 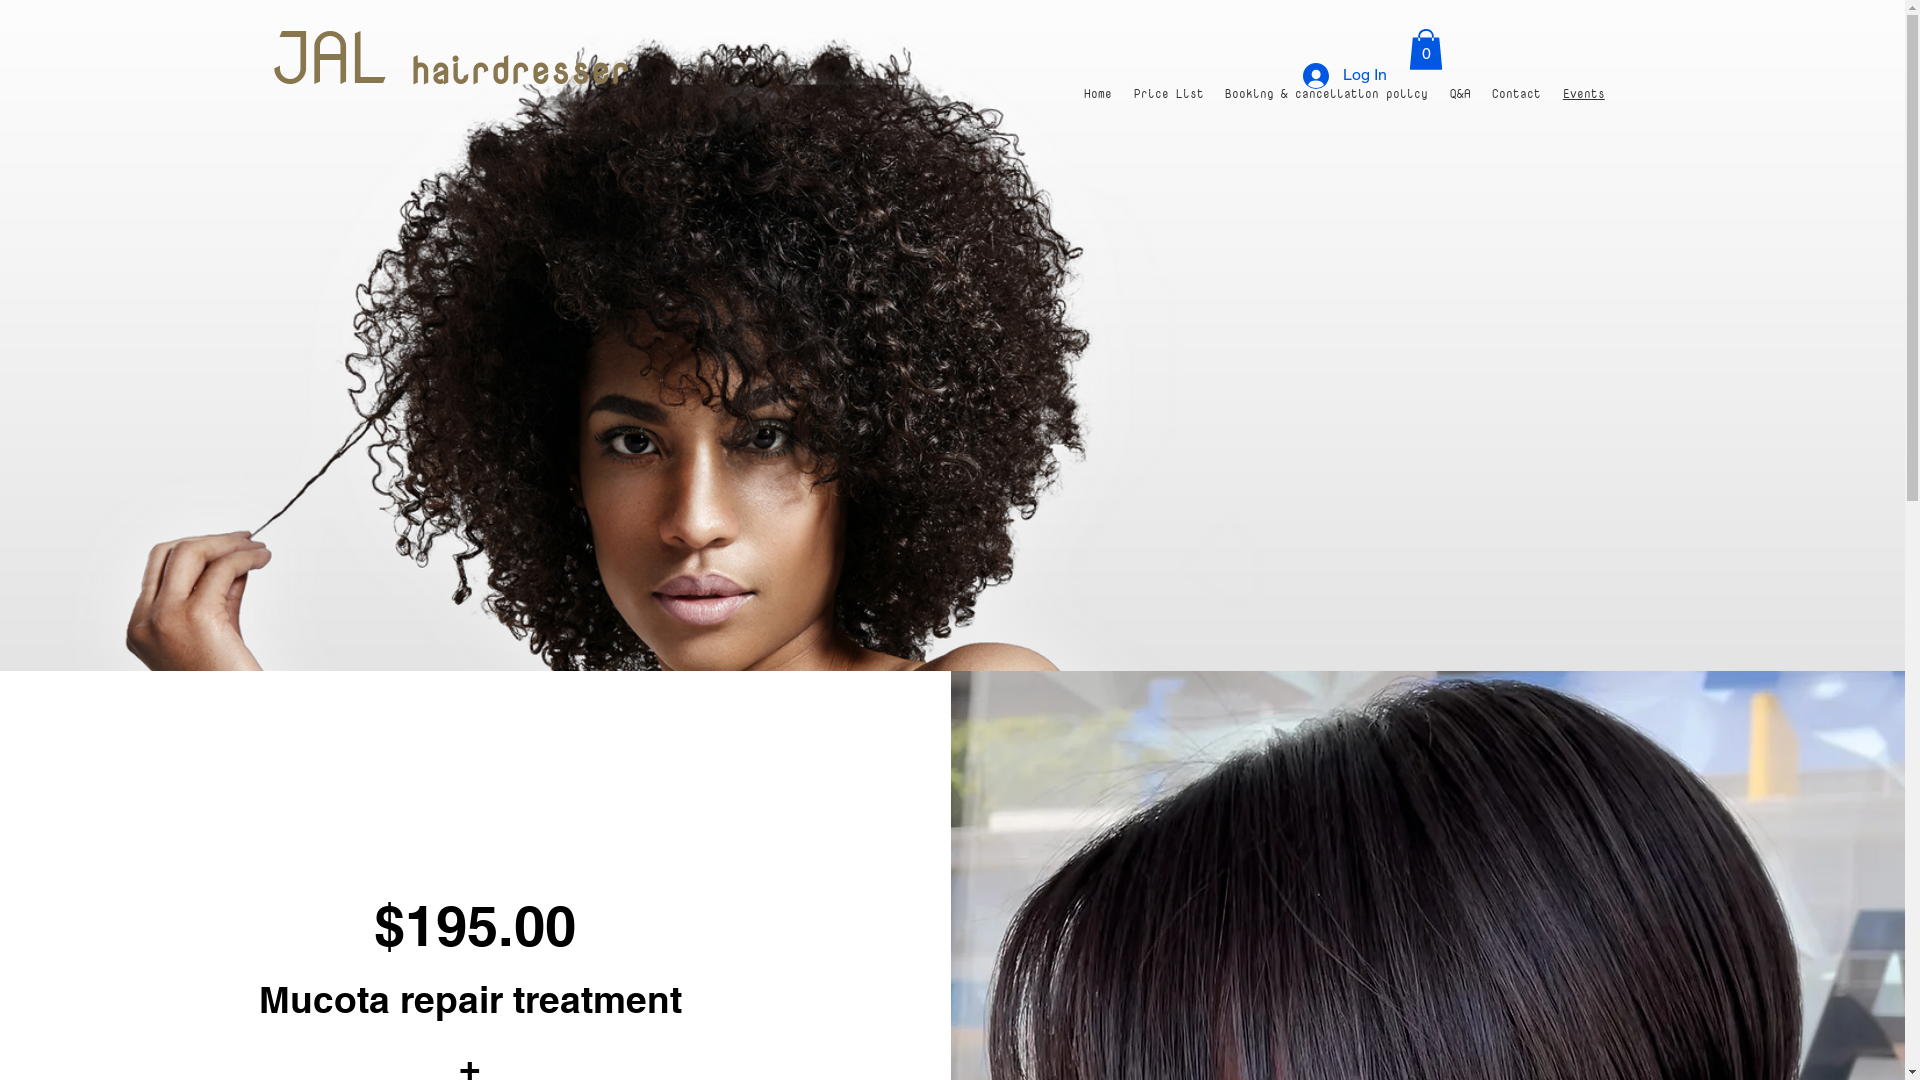 What do you see at coordinates (1438, 93) in the screenshot?
I see `'Q&A'` at bounding box center [1438, 93].